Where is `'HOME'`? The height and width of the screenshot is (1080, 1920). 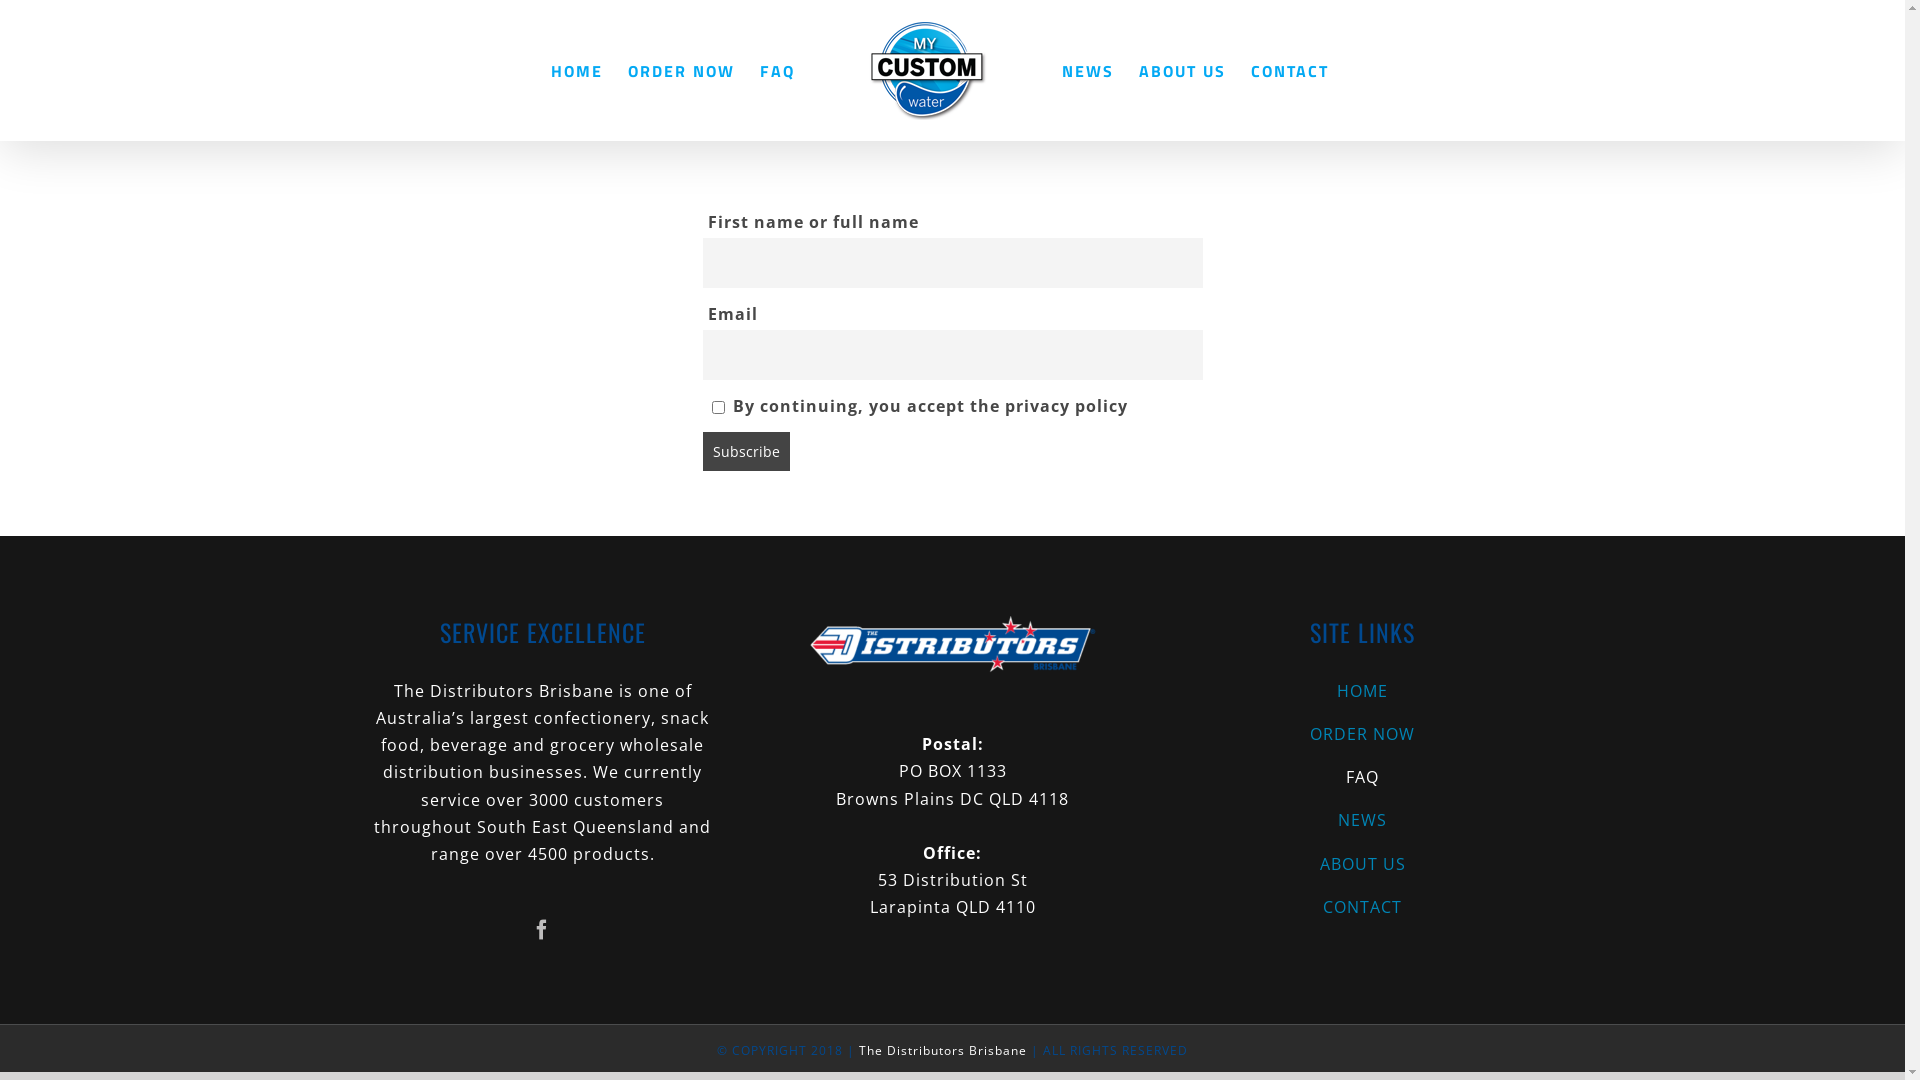 'HOME' is located at coordinates (575, 69).